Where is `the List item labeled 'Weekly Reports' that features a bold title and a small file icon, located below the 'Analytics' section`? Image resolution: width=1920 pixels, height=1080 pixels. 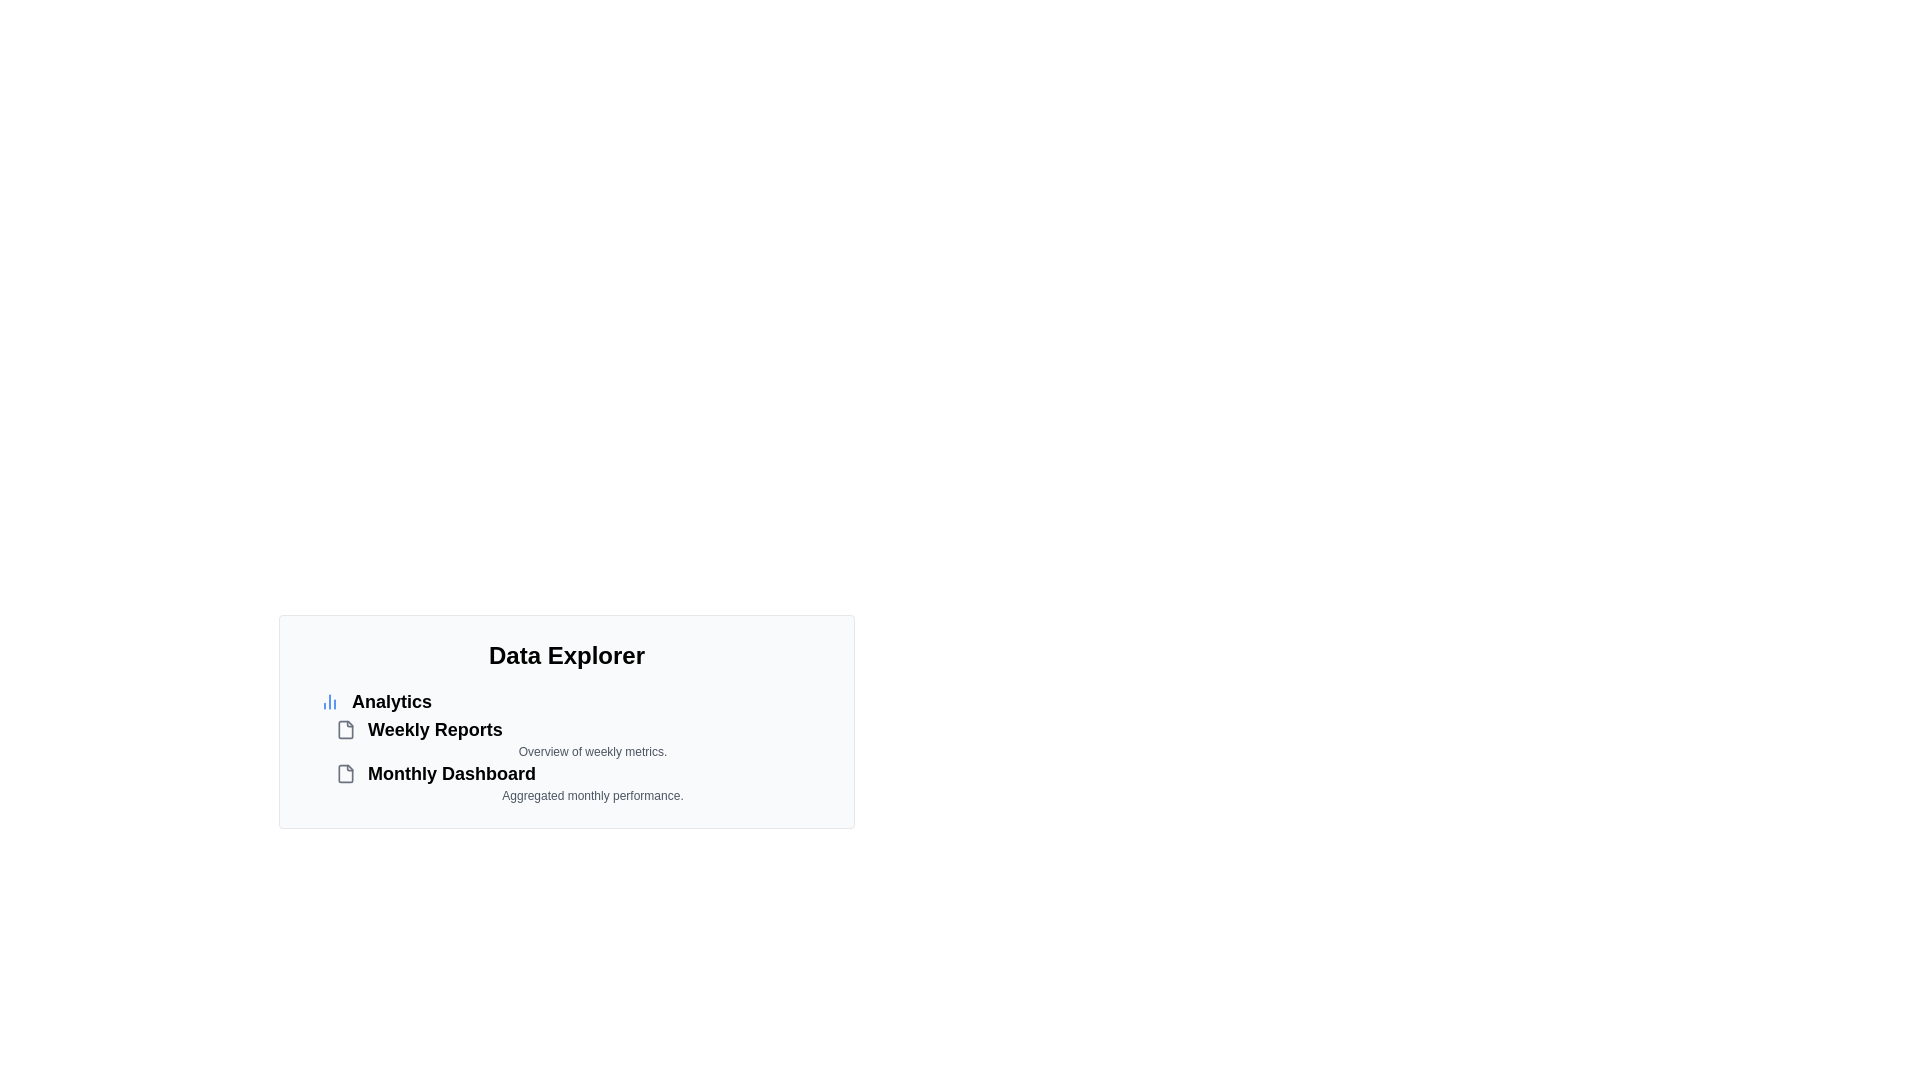 the List item labeled 'Weekly Reports' that features a bold title and a small file icon, located below the 'Analytics' section is located at coordinates (581, 737).